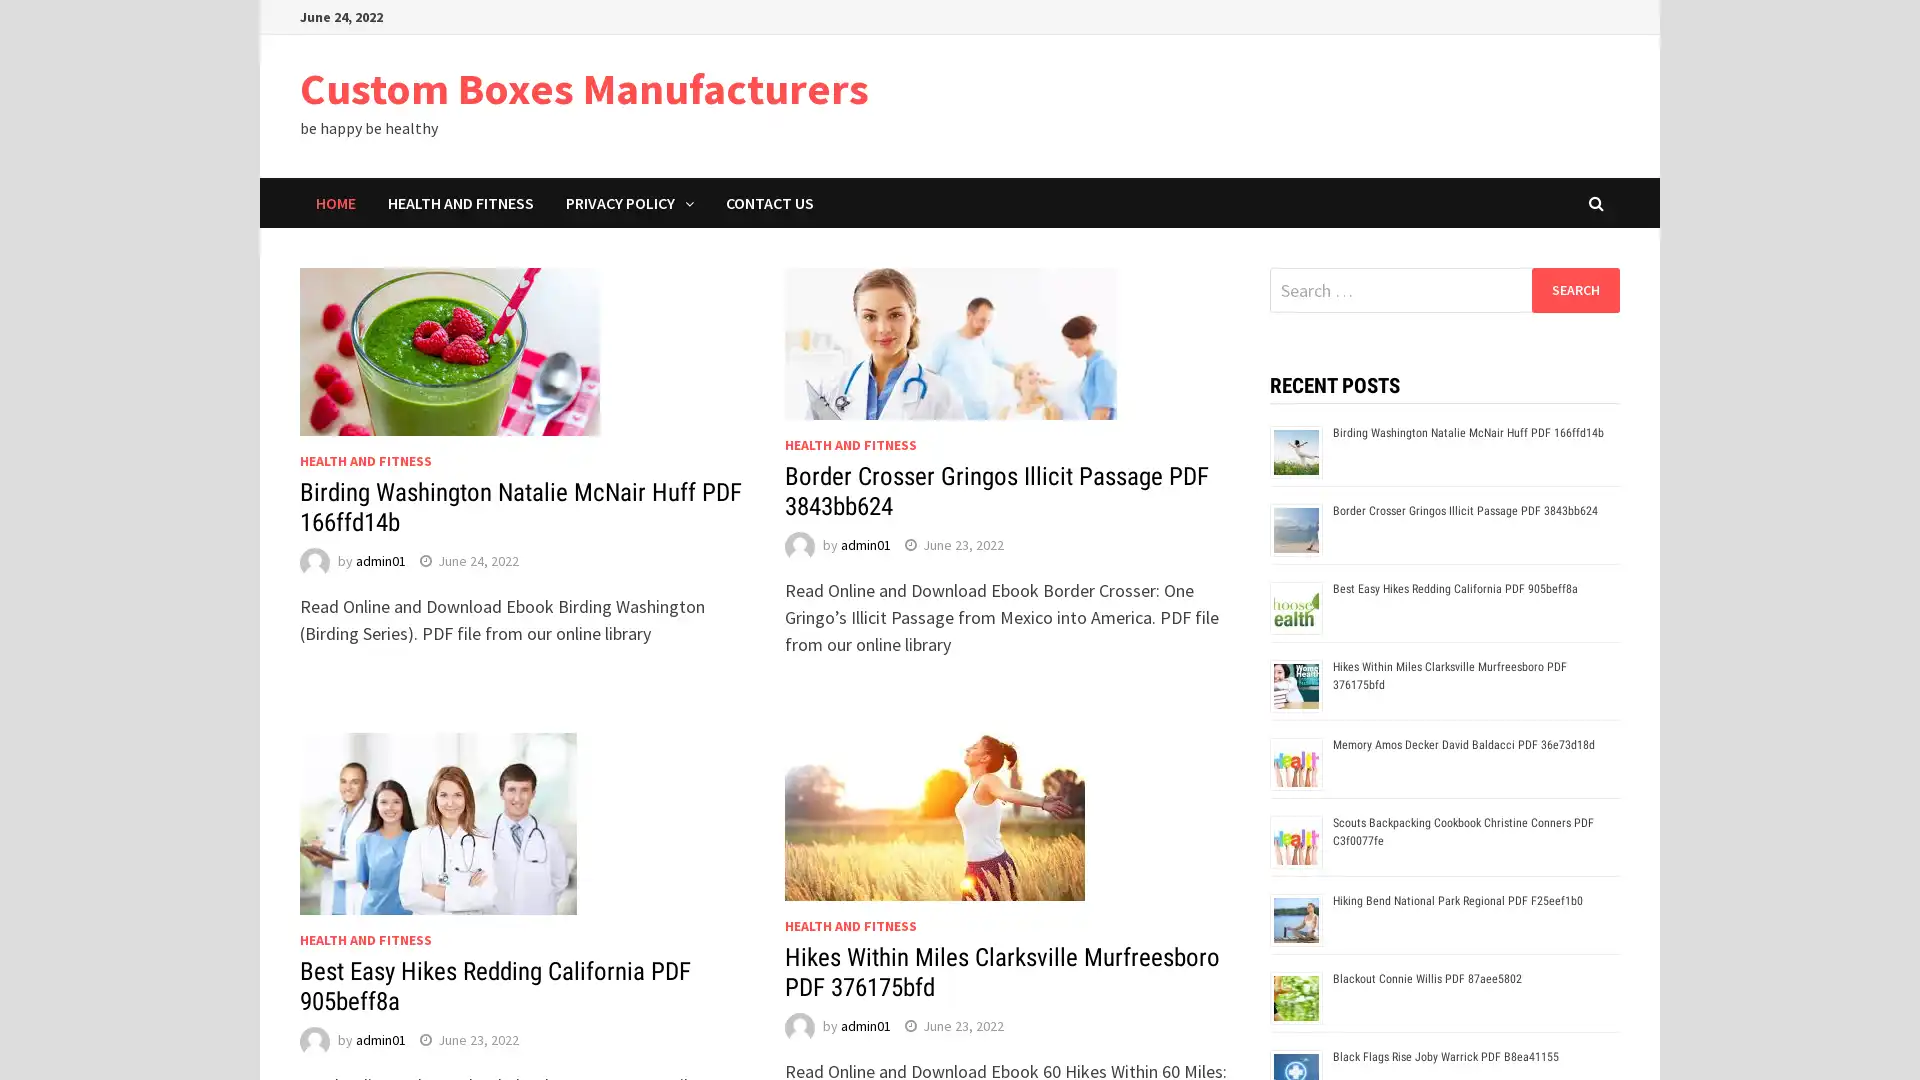  What do you see at coordinates (1574, 289) in the screenshot?
I see `Search` at bounding box center [1574, 289].